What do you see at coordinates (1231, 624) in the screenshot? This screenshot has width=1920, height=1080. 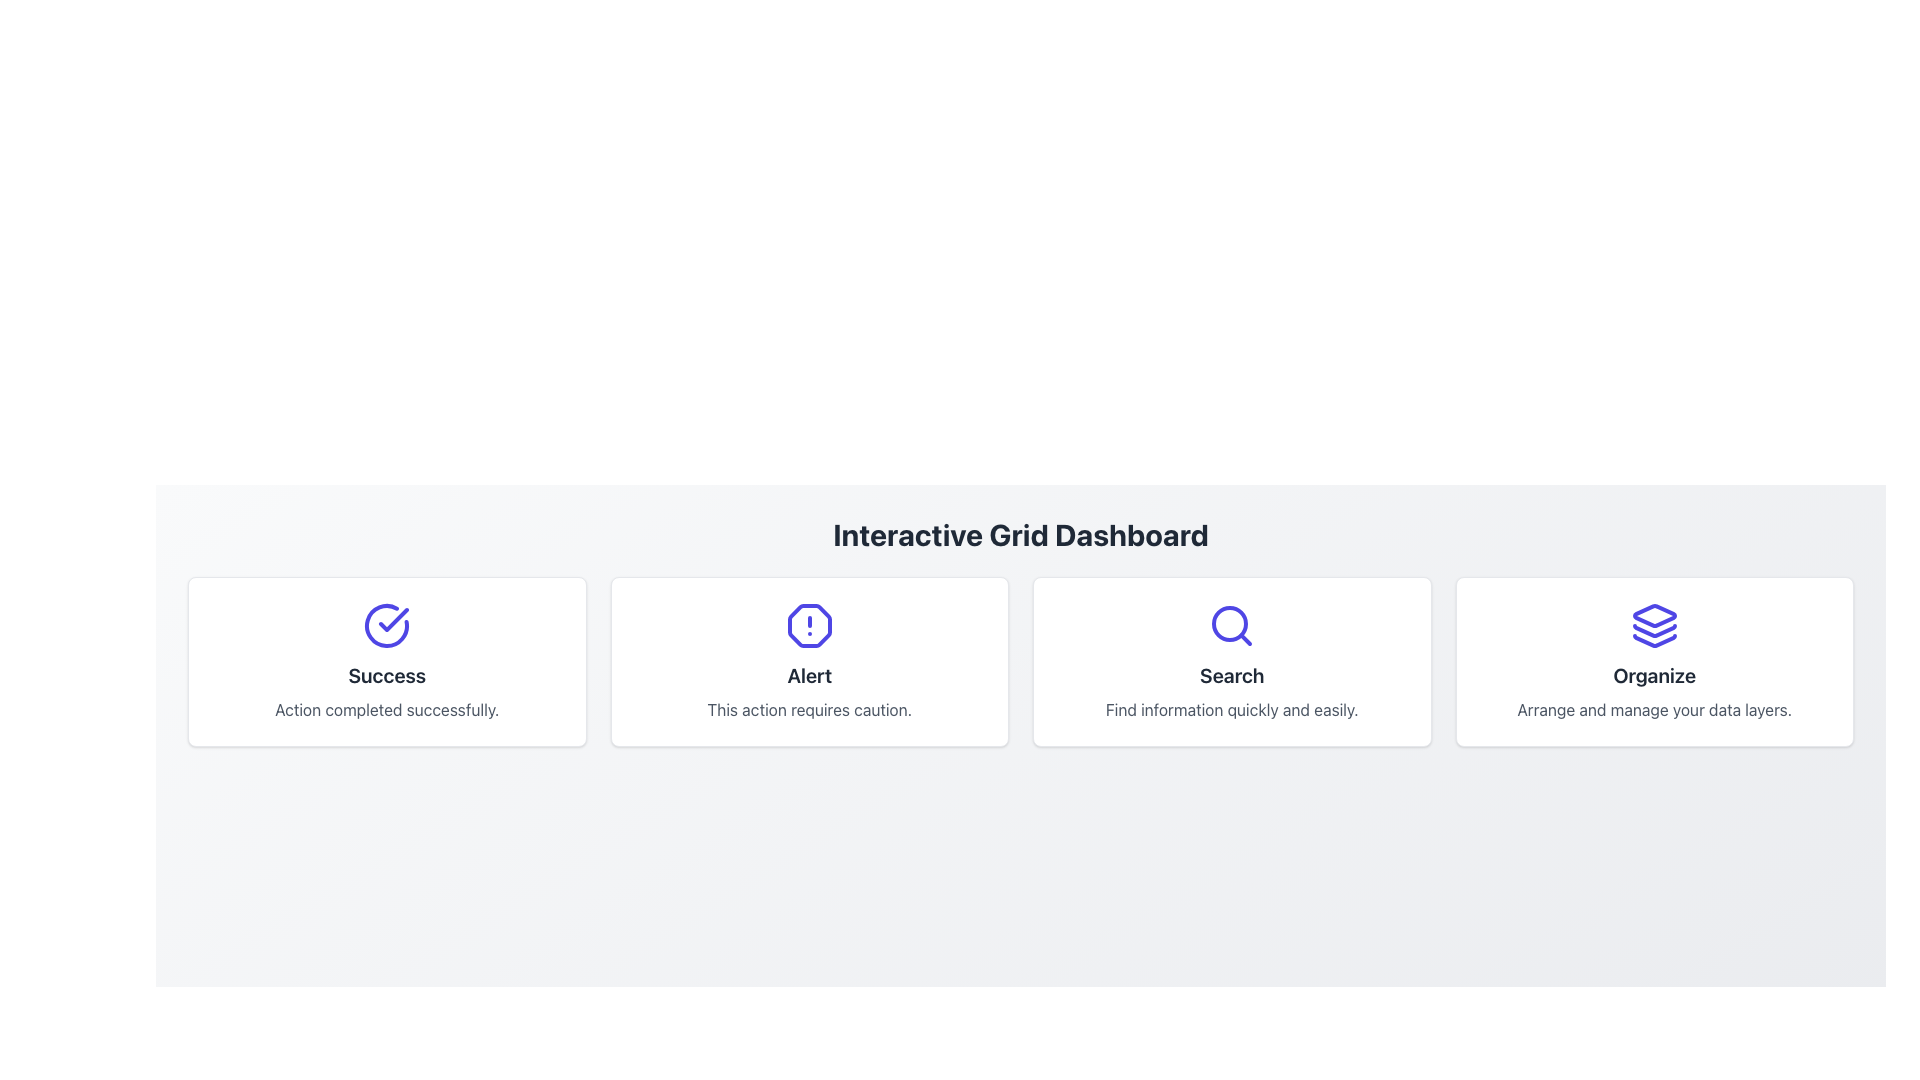 I see `the magnifying glass icon with a blue outline located above the text 'Search' in the third card from the left` at bounding box center [1231, 624].